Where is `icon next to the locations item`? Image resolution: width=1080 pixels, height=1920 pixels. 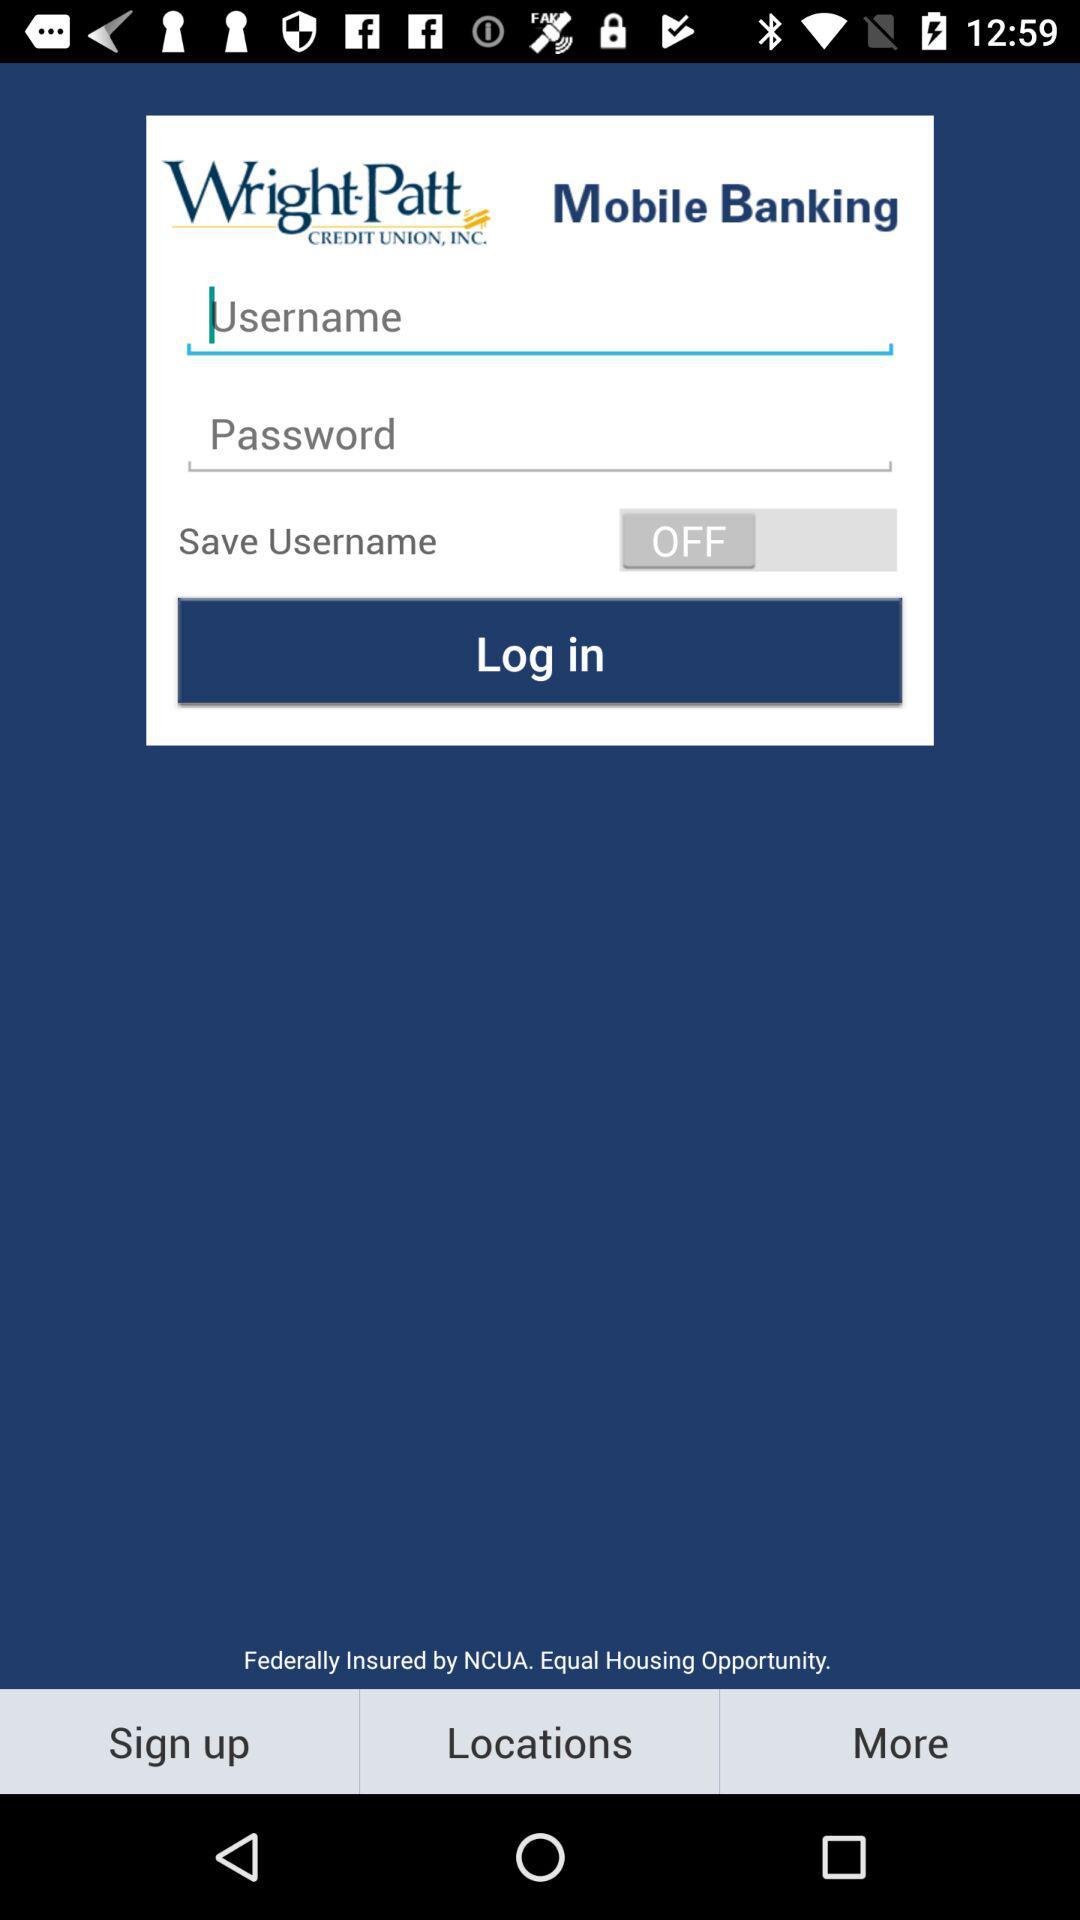
icon next to the locations item is located at coordinates (898, 1740).